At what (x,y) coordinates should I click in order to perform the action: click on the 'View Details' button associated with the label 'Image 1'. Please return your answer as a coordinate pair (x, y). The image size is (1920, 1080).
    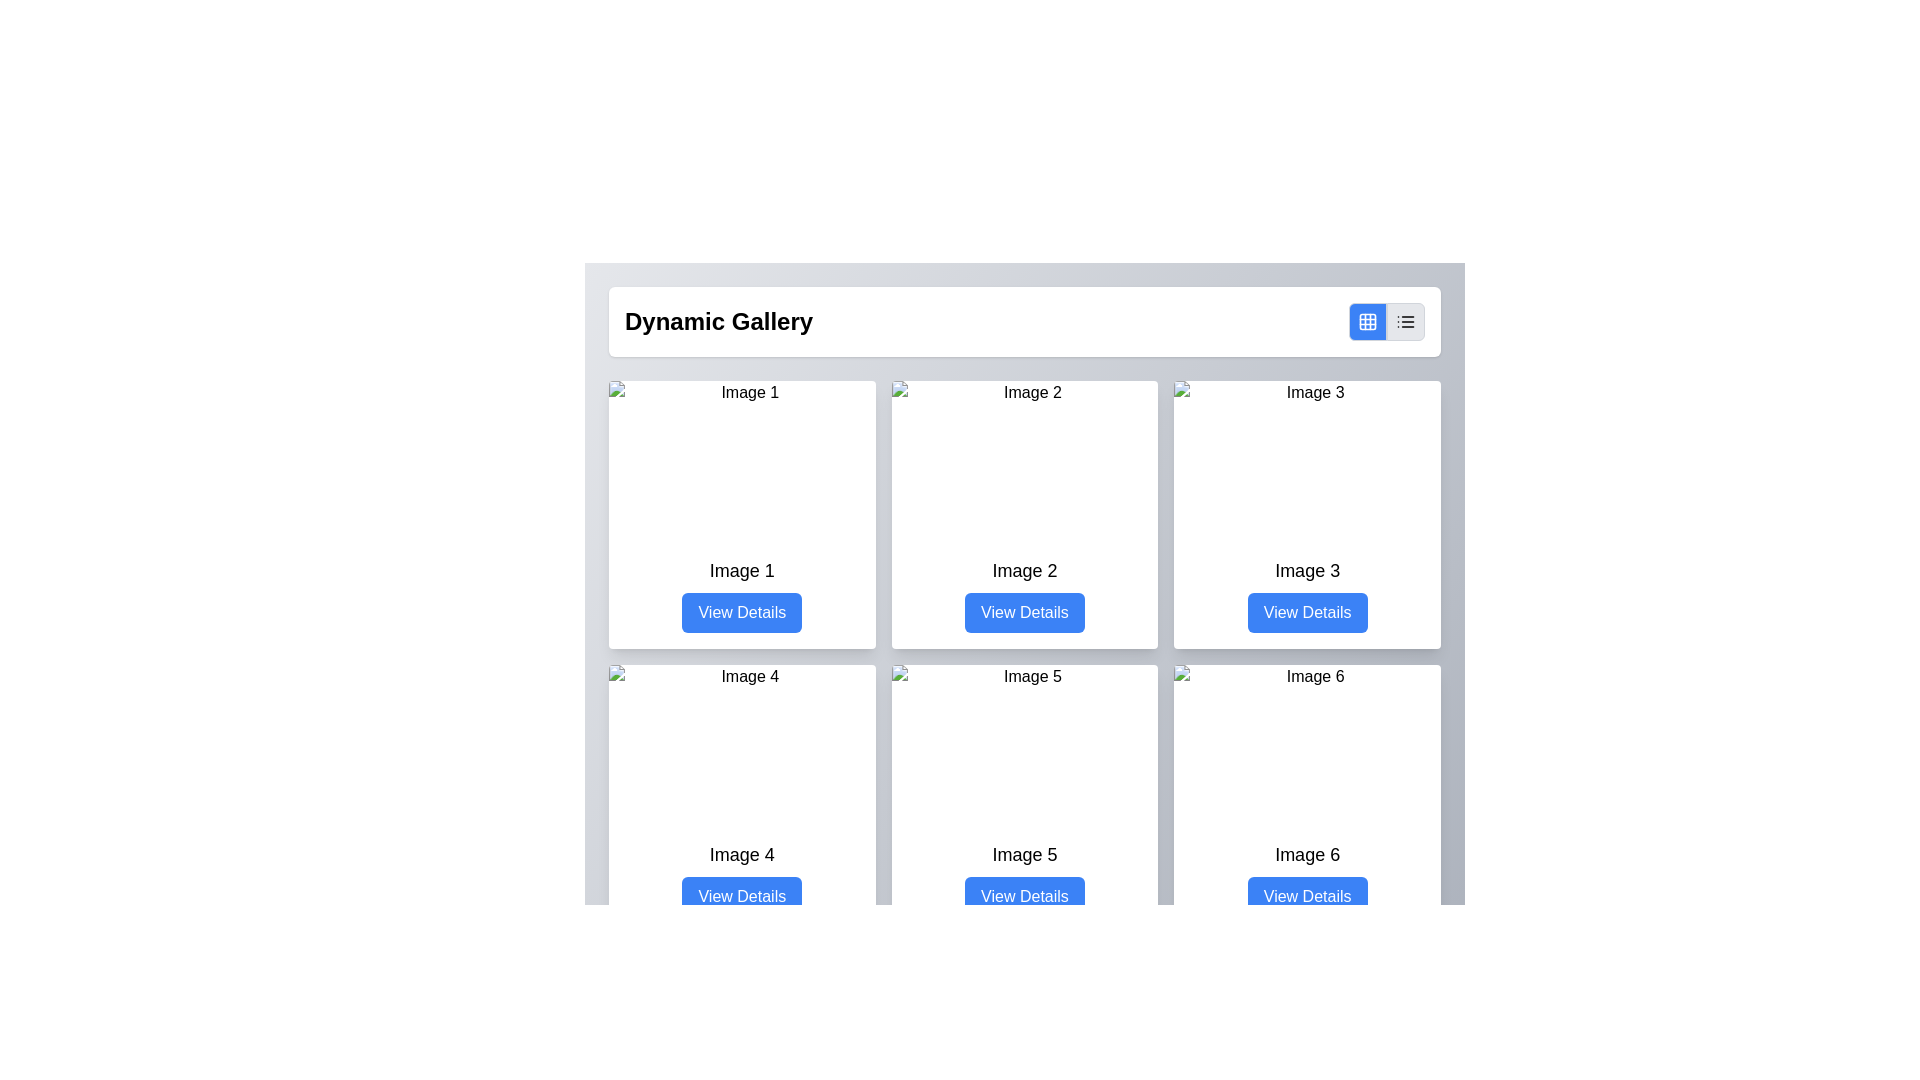
    Looking at the image, I should click on (741, 593).